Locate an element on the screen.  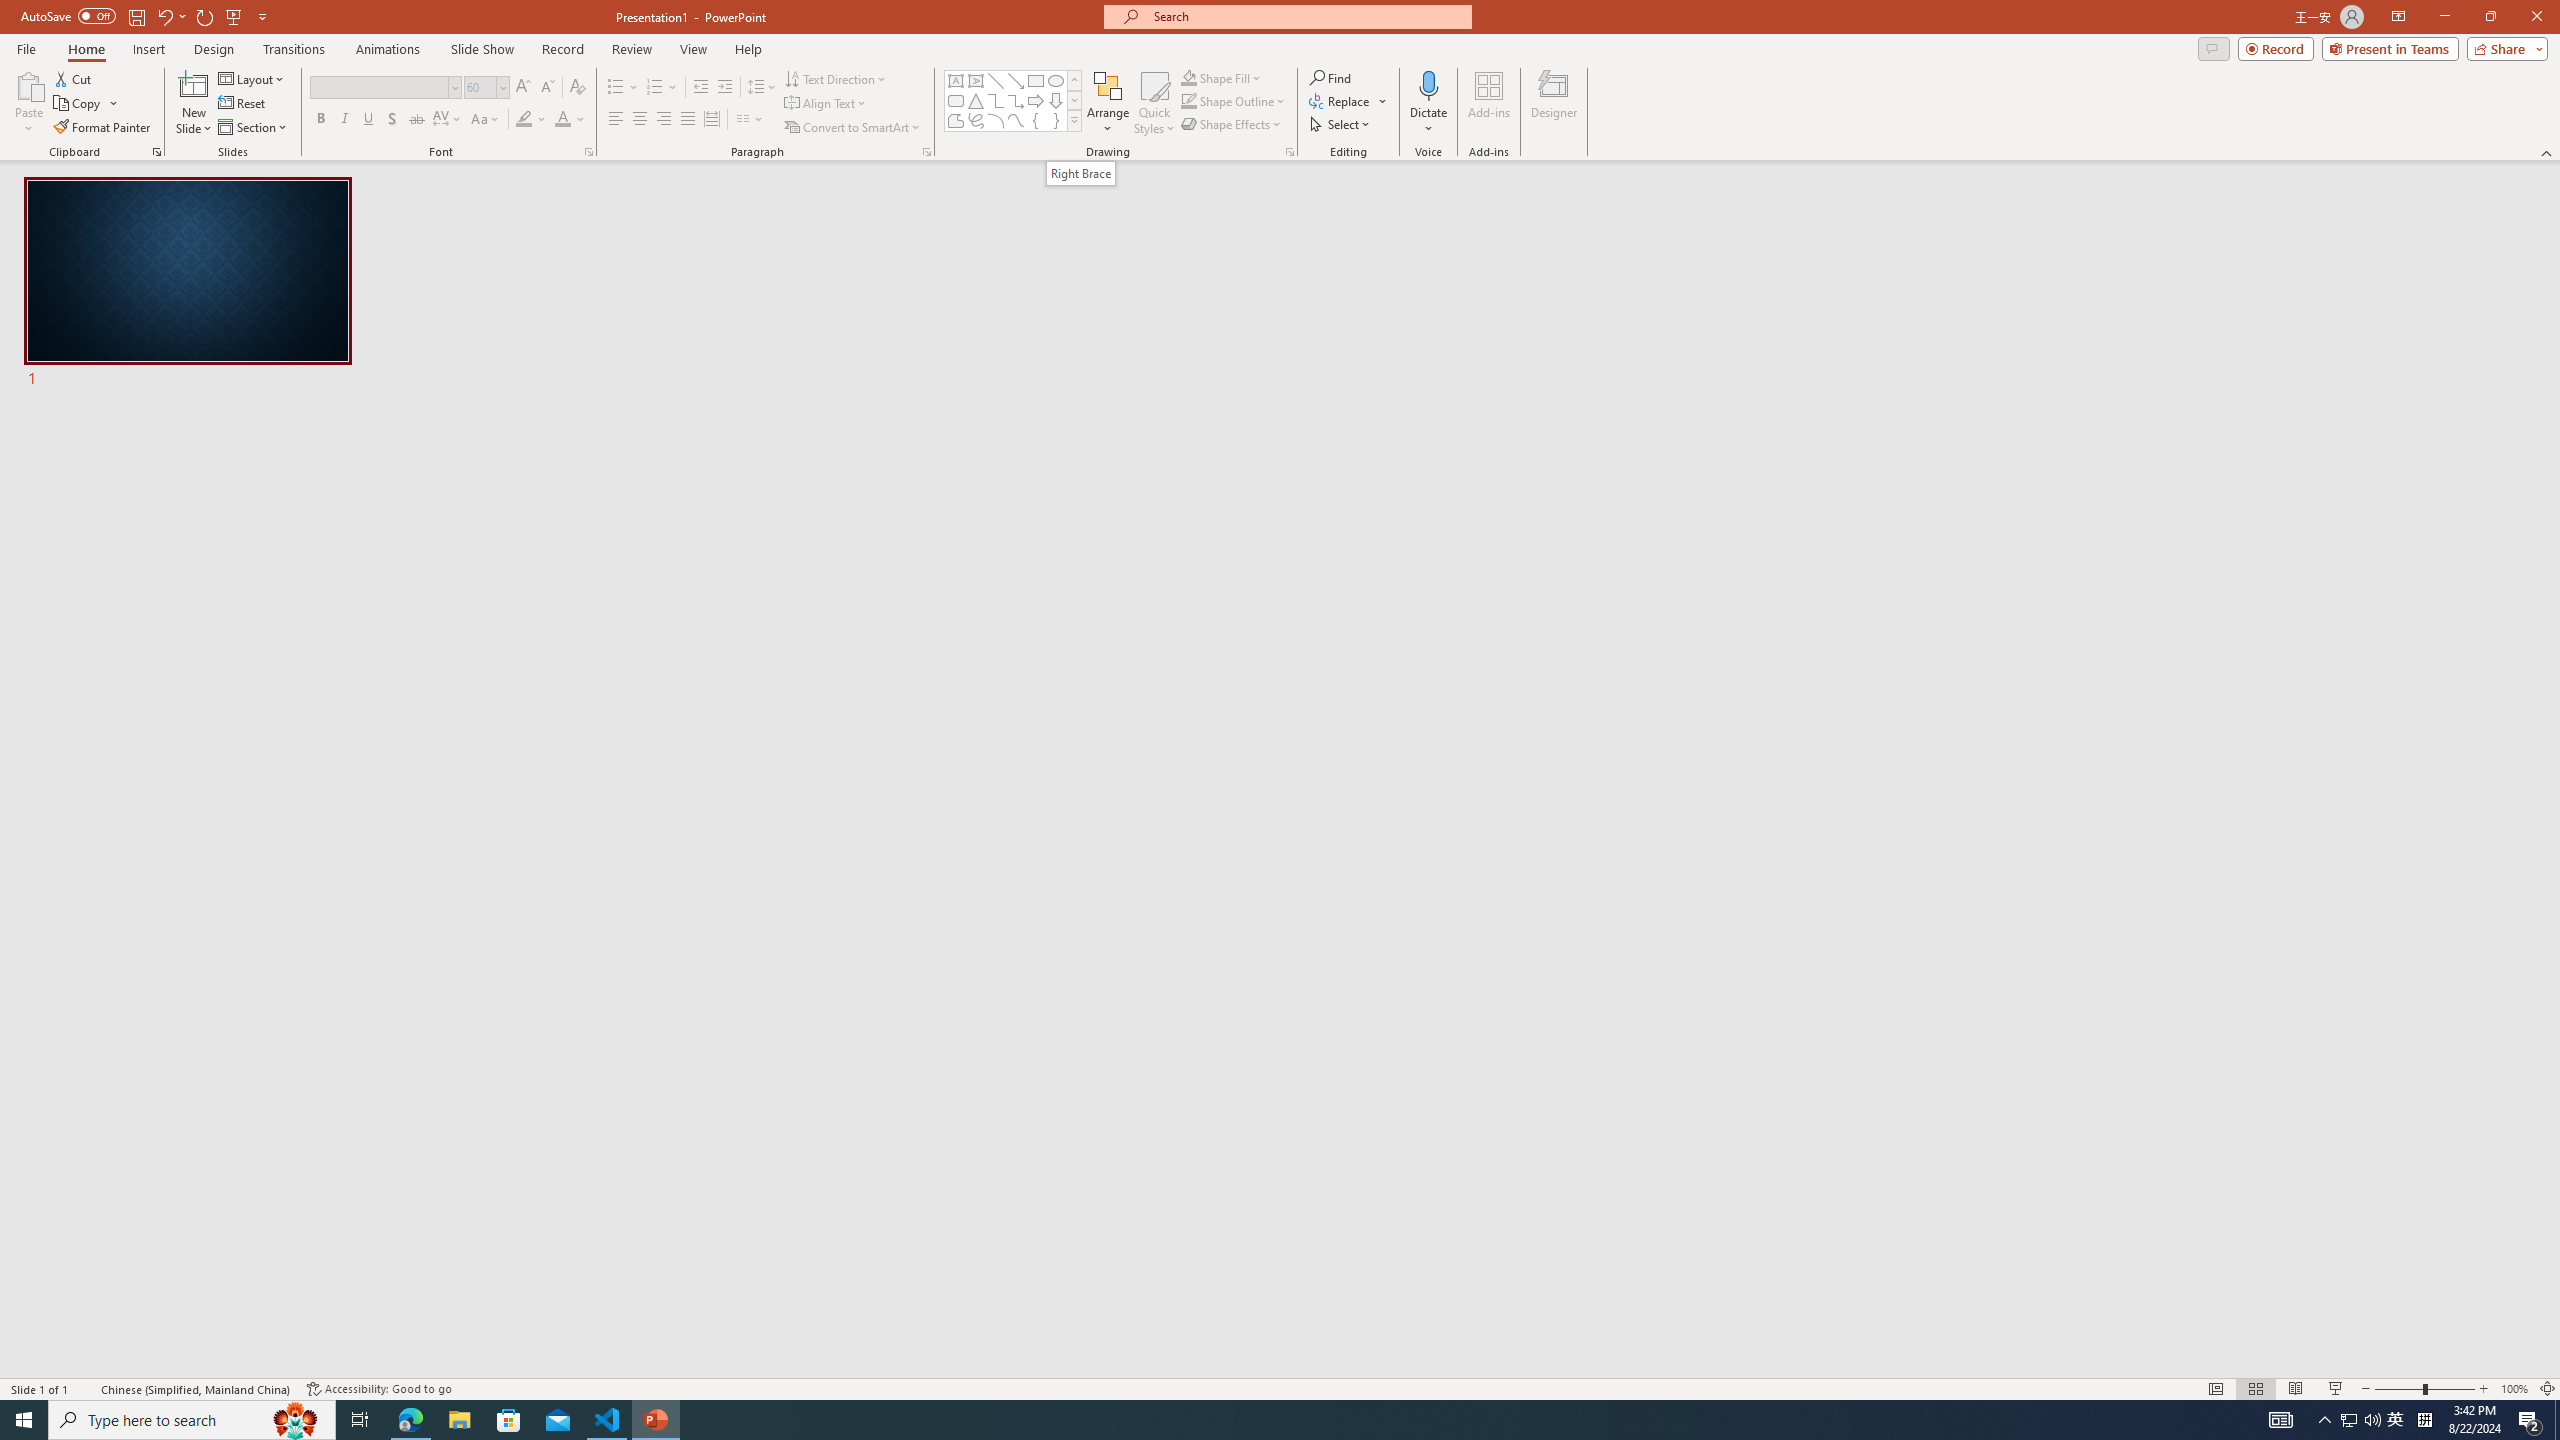
'Bold' is located at coordinates (321, 118).